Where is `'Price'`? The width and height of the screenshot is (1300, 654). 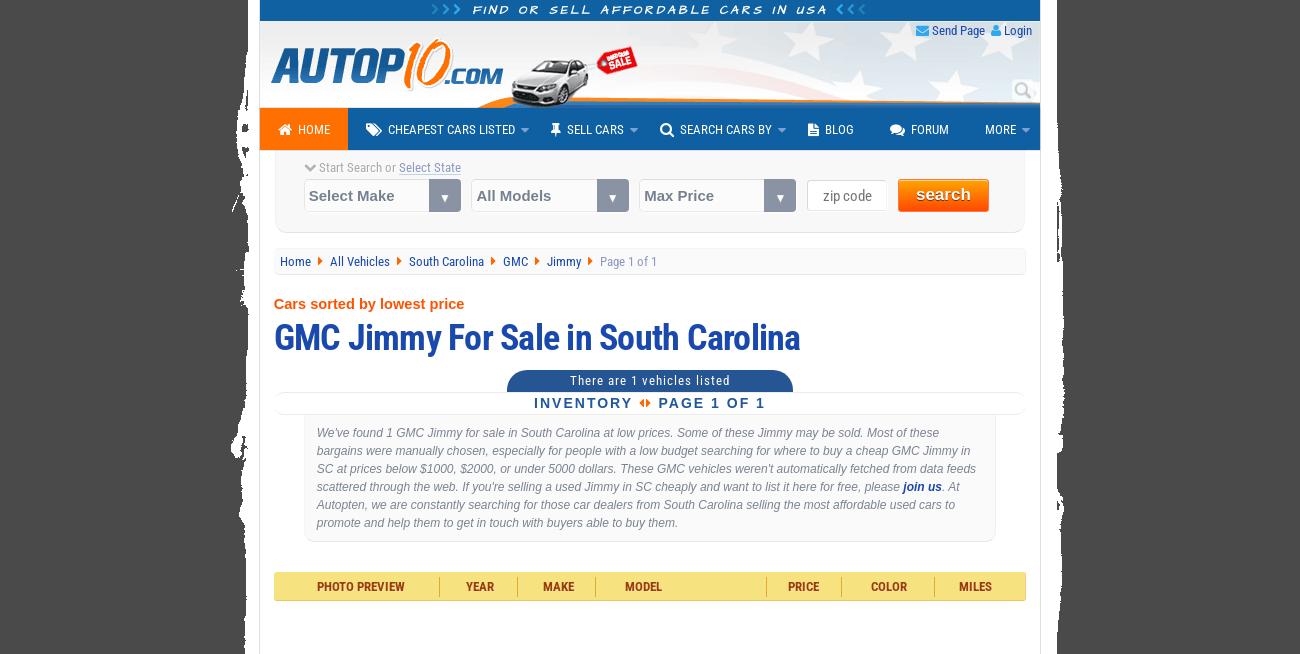
'Price' is located at coordinates (802, 586).